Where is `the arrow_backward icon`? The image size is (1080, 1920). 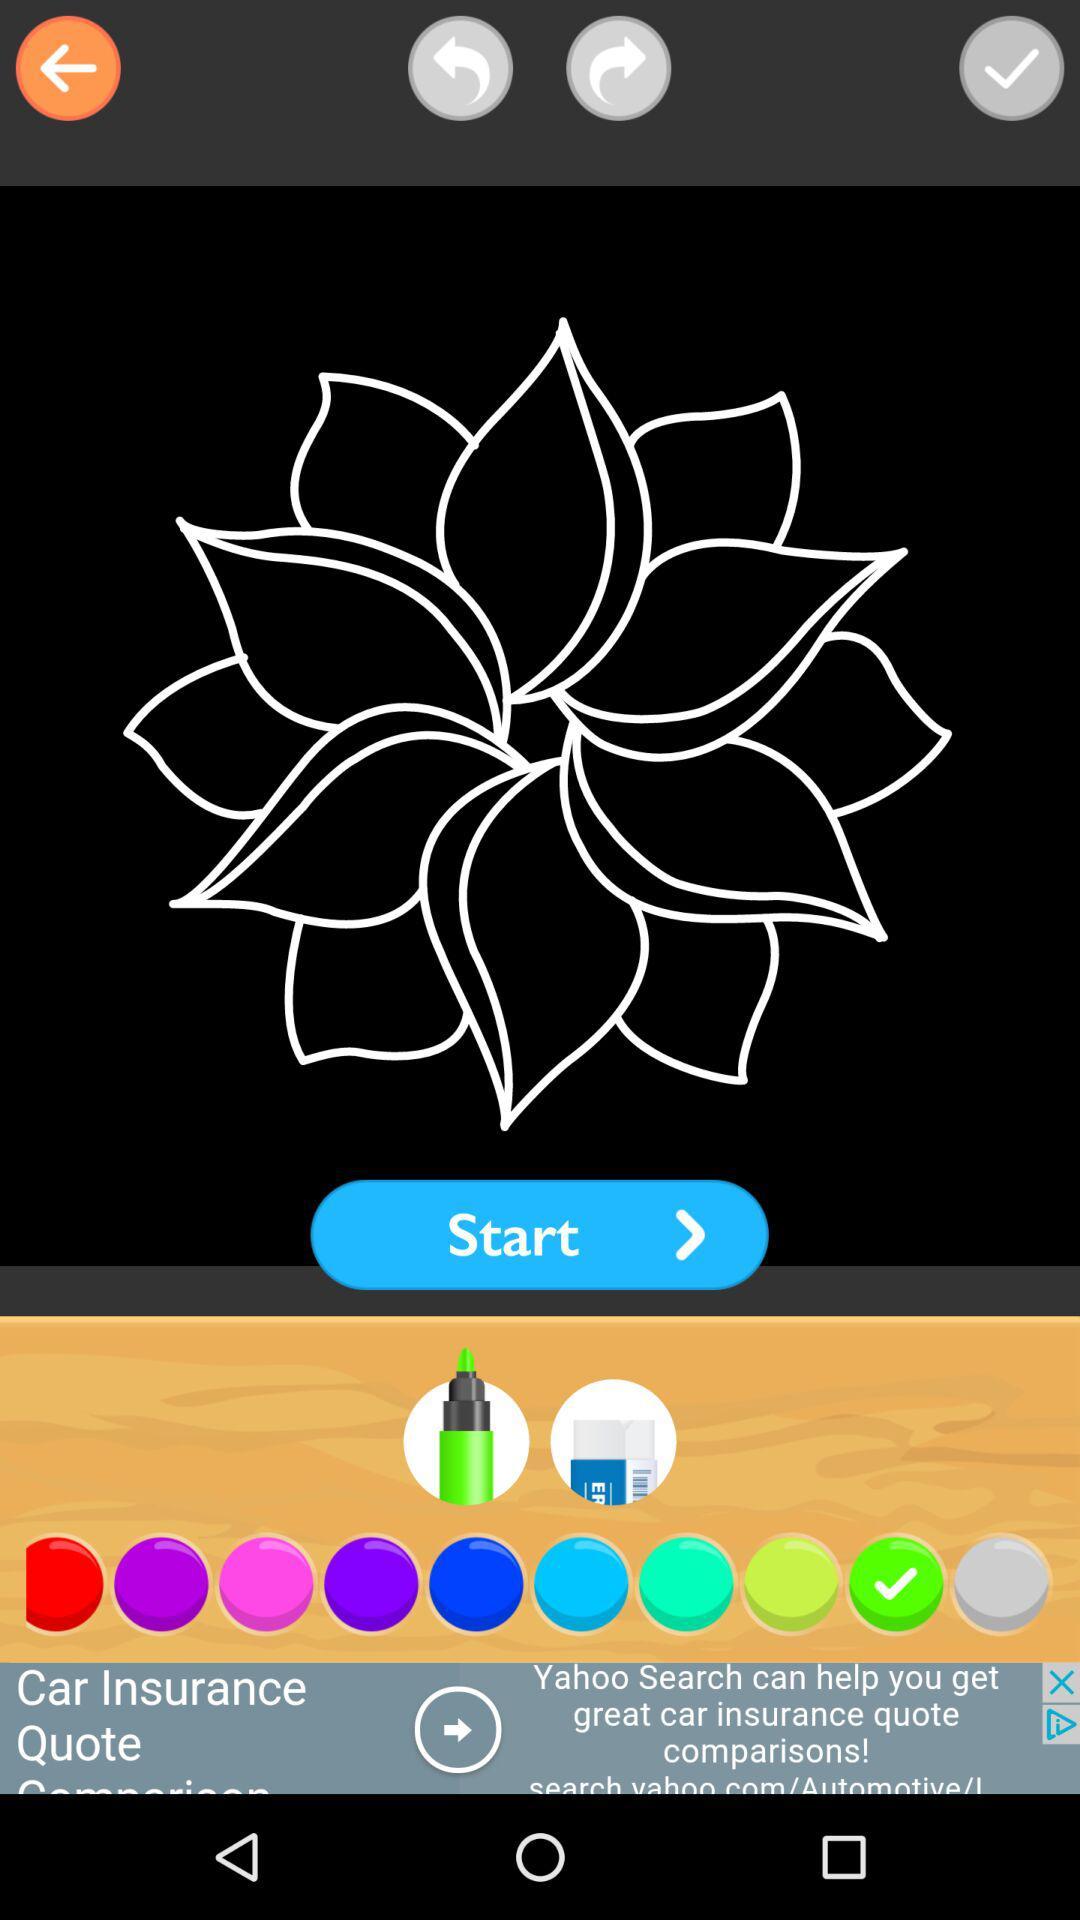 the arrow_backward icon is located at coordinates (67, 68).